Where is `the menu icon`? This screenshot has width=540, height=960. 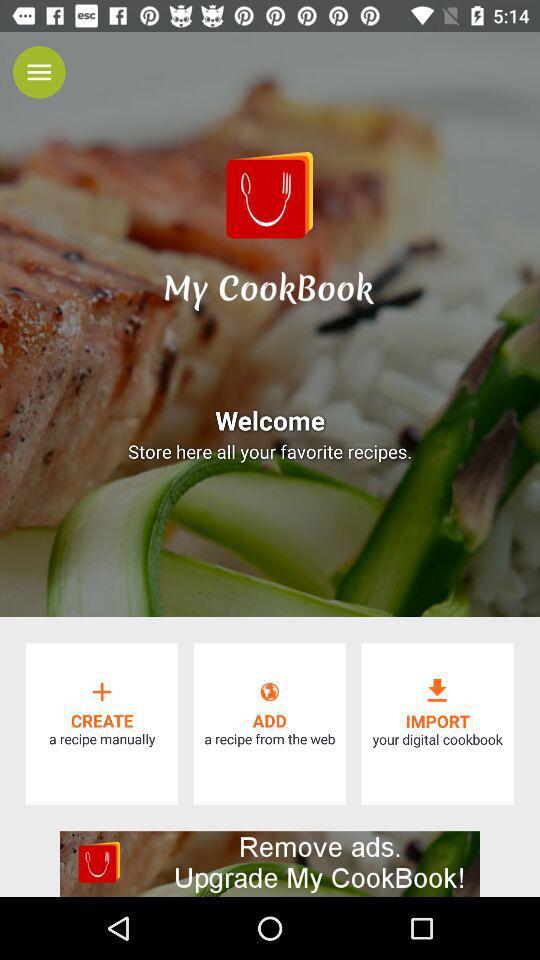 the menu icon is located at coordinates (39, 72).